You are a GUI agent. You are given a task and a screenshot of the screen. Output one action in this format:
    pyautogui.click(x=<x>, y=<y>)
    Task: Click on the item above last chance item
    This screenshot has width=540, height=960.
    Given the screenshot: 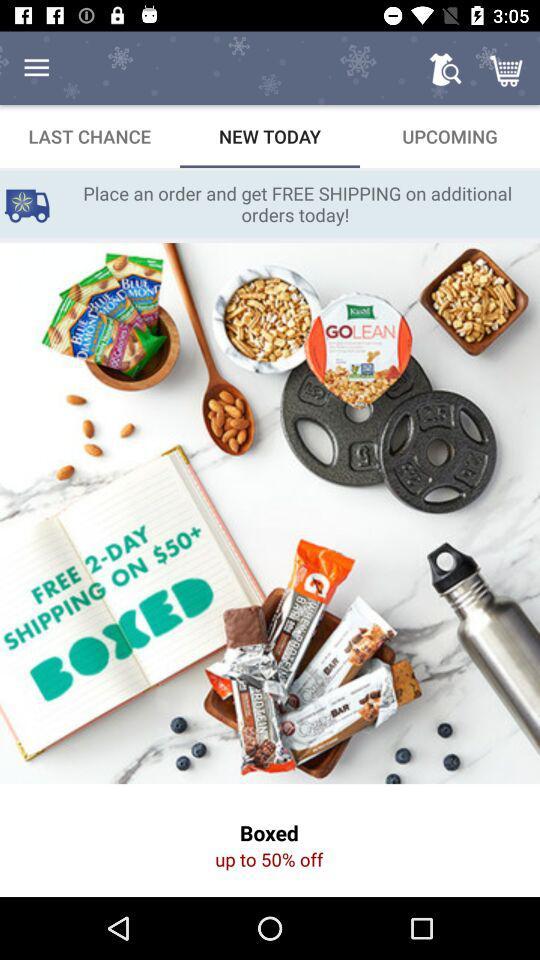 What is the action you would take?
    pyautogui.click(x=36, y=68)
    